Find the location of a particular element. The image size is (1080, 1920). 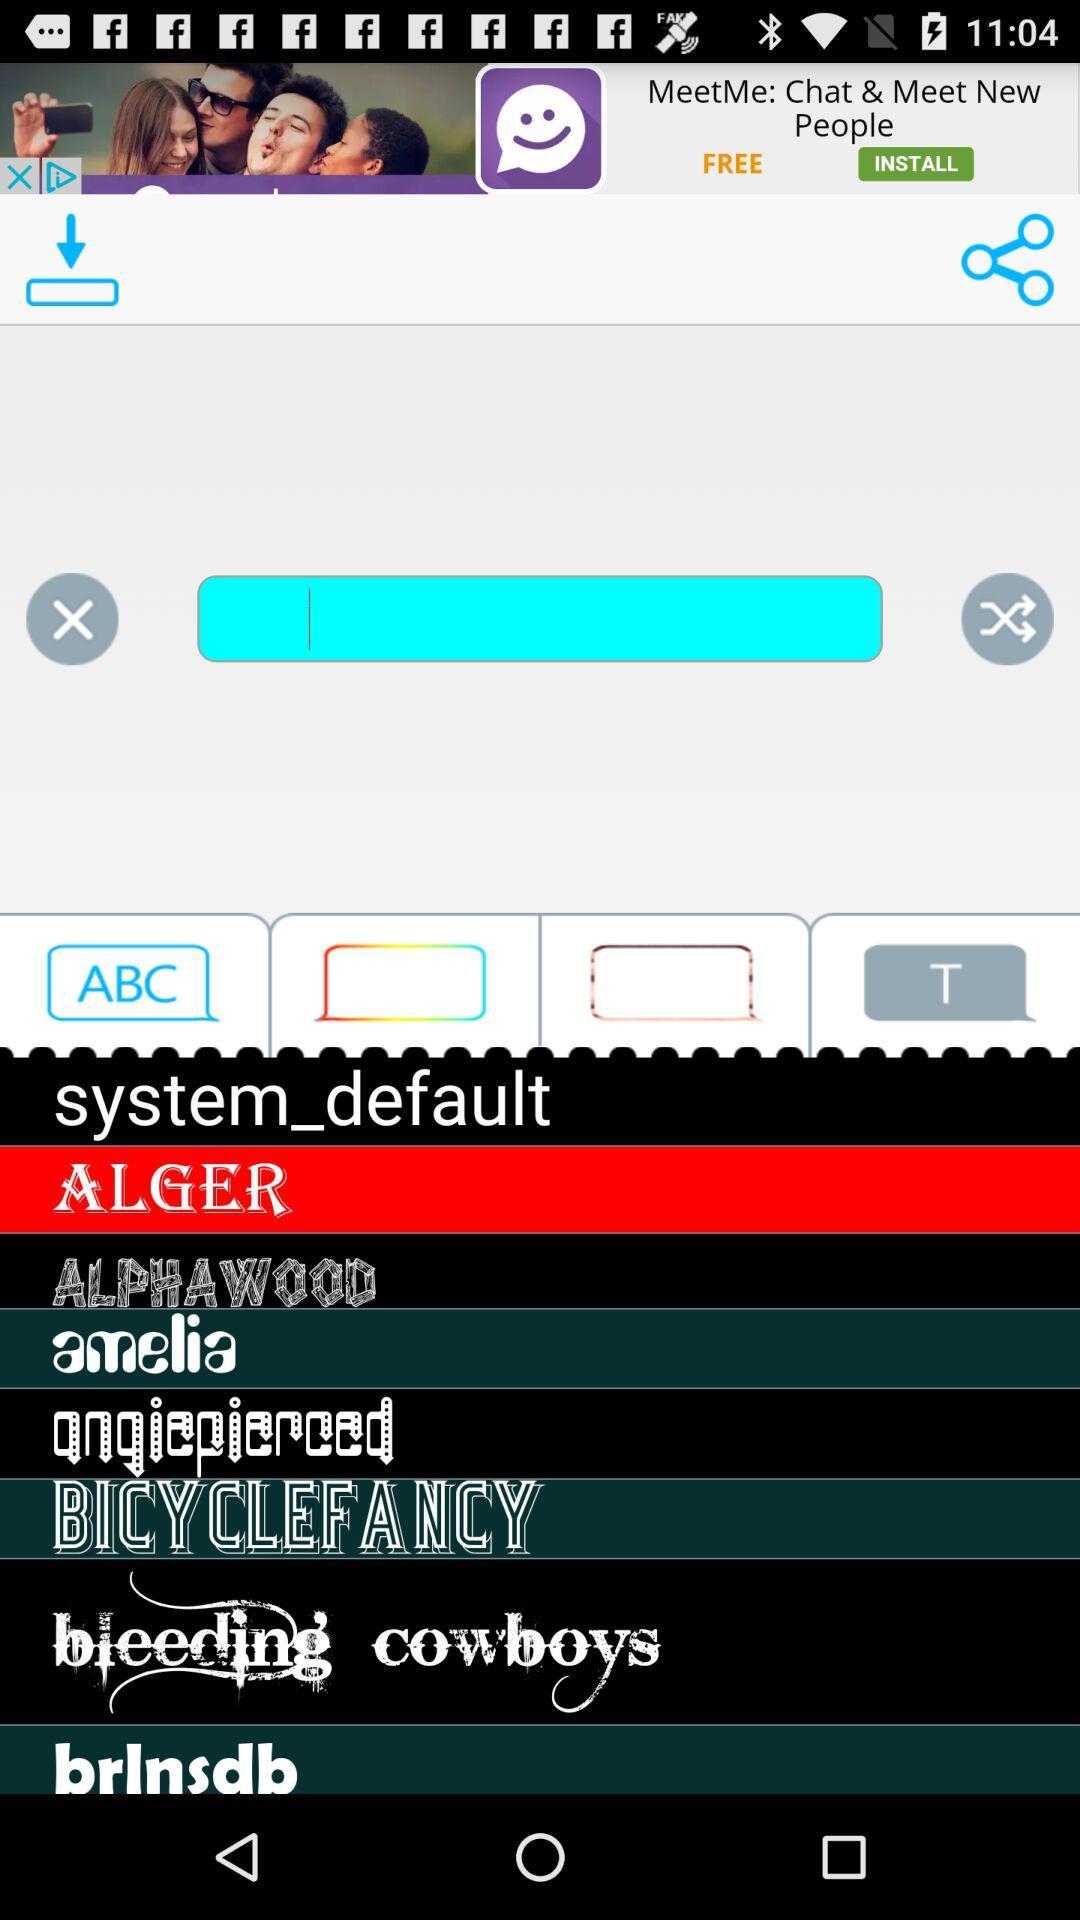

text is located at coordinates (945, 985).